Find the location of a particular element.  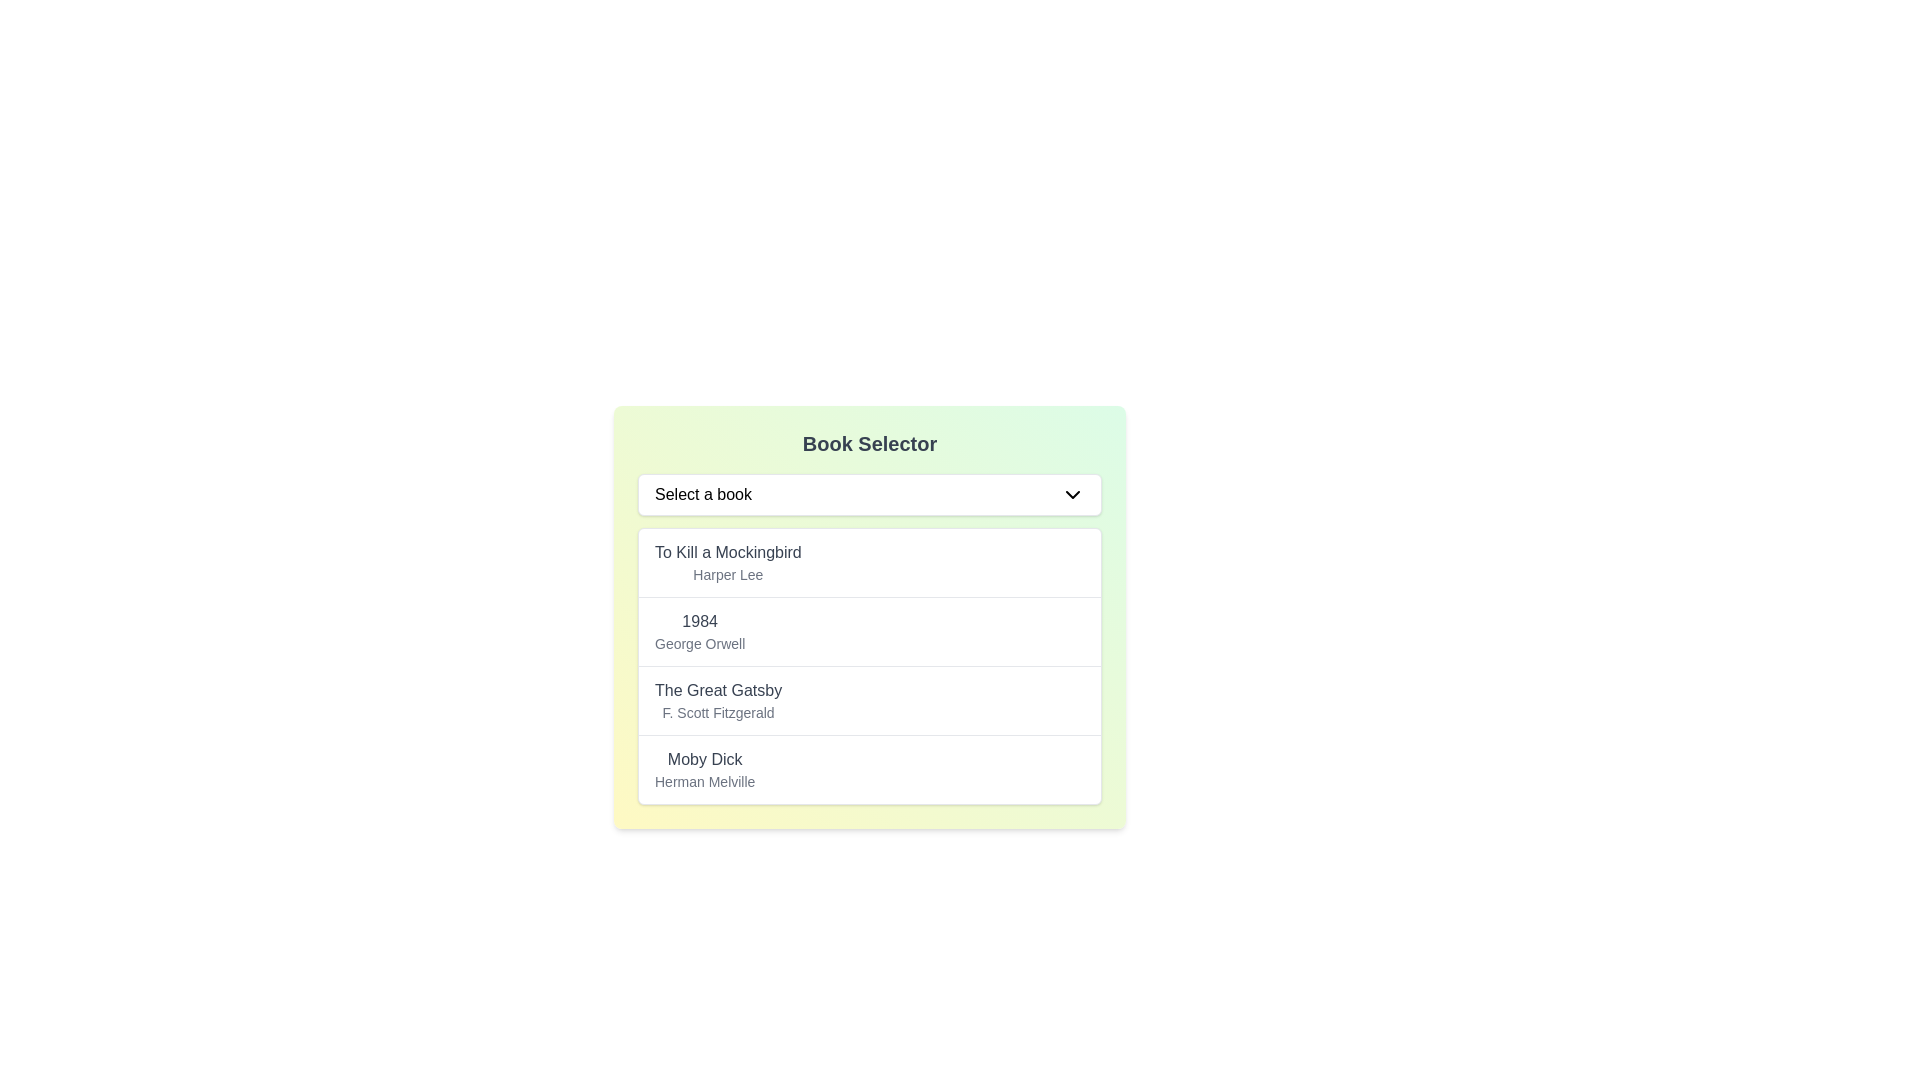

text content of the author label 'F. Scott Fitzgerald' located beneath the title 'The Great Gatsby' in the book selector interface is located at coordinates (718, 712).